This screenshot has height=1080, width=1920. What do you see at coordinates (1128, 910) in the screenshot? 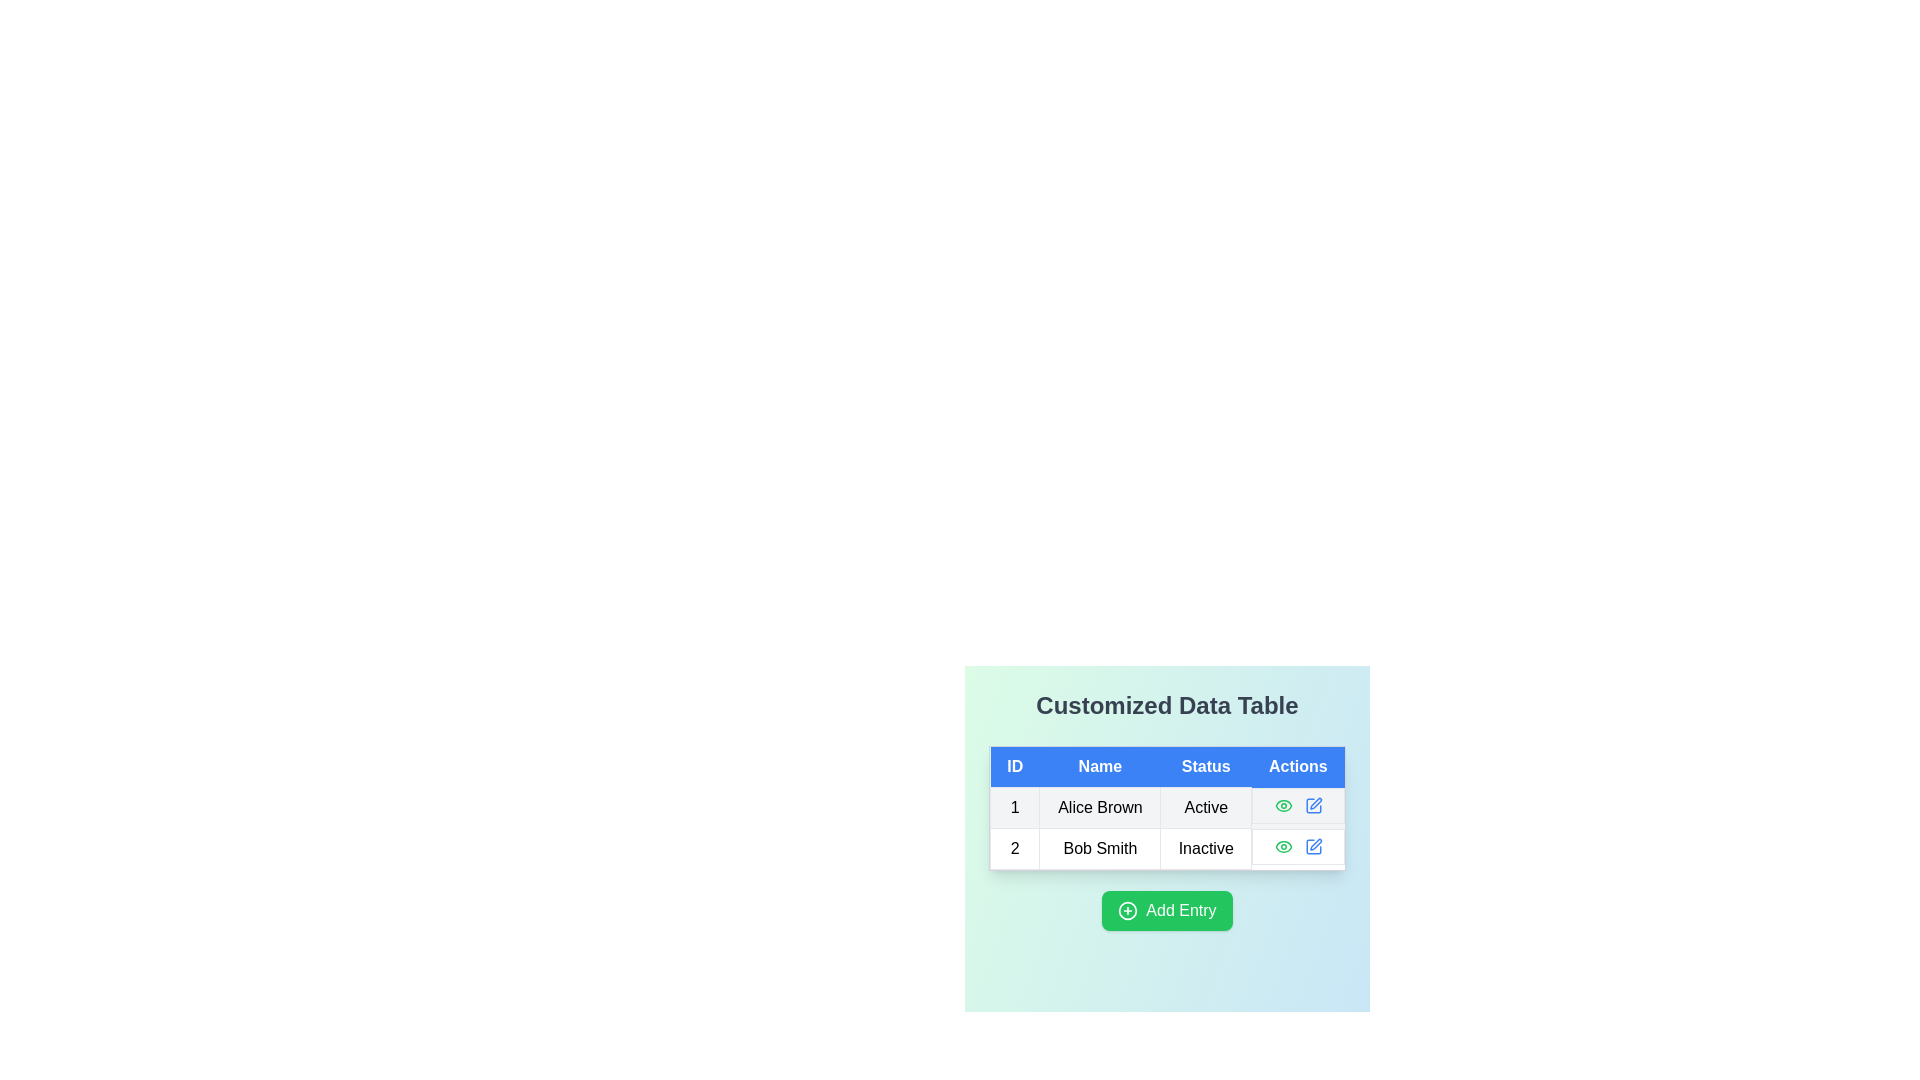
I see `the green 'Add Entry' button that contains the icon for adding new entries to the data table` at bounding box center [1128, 910].